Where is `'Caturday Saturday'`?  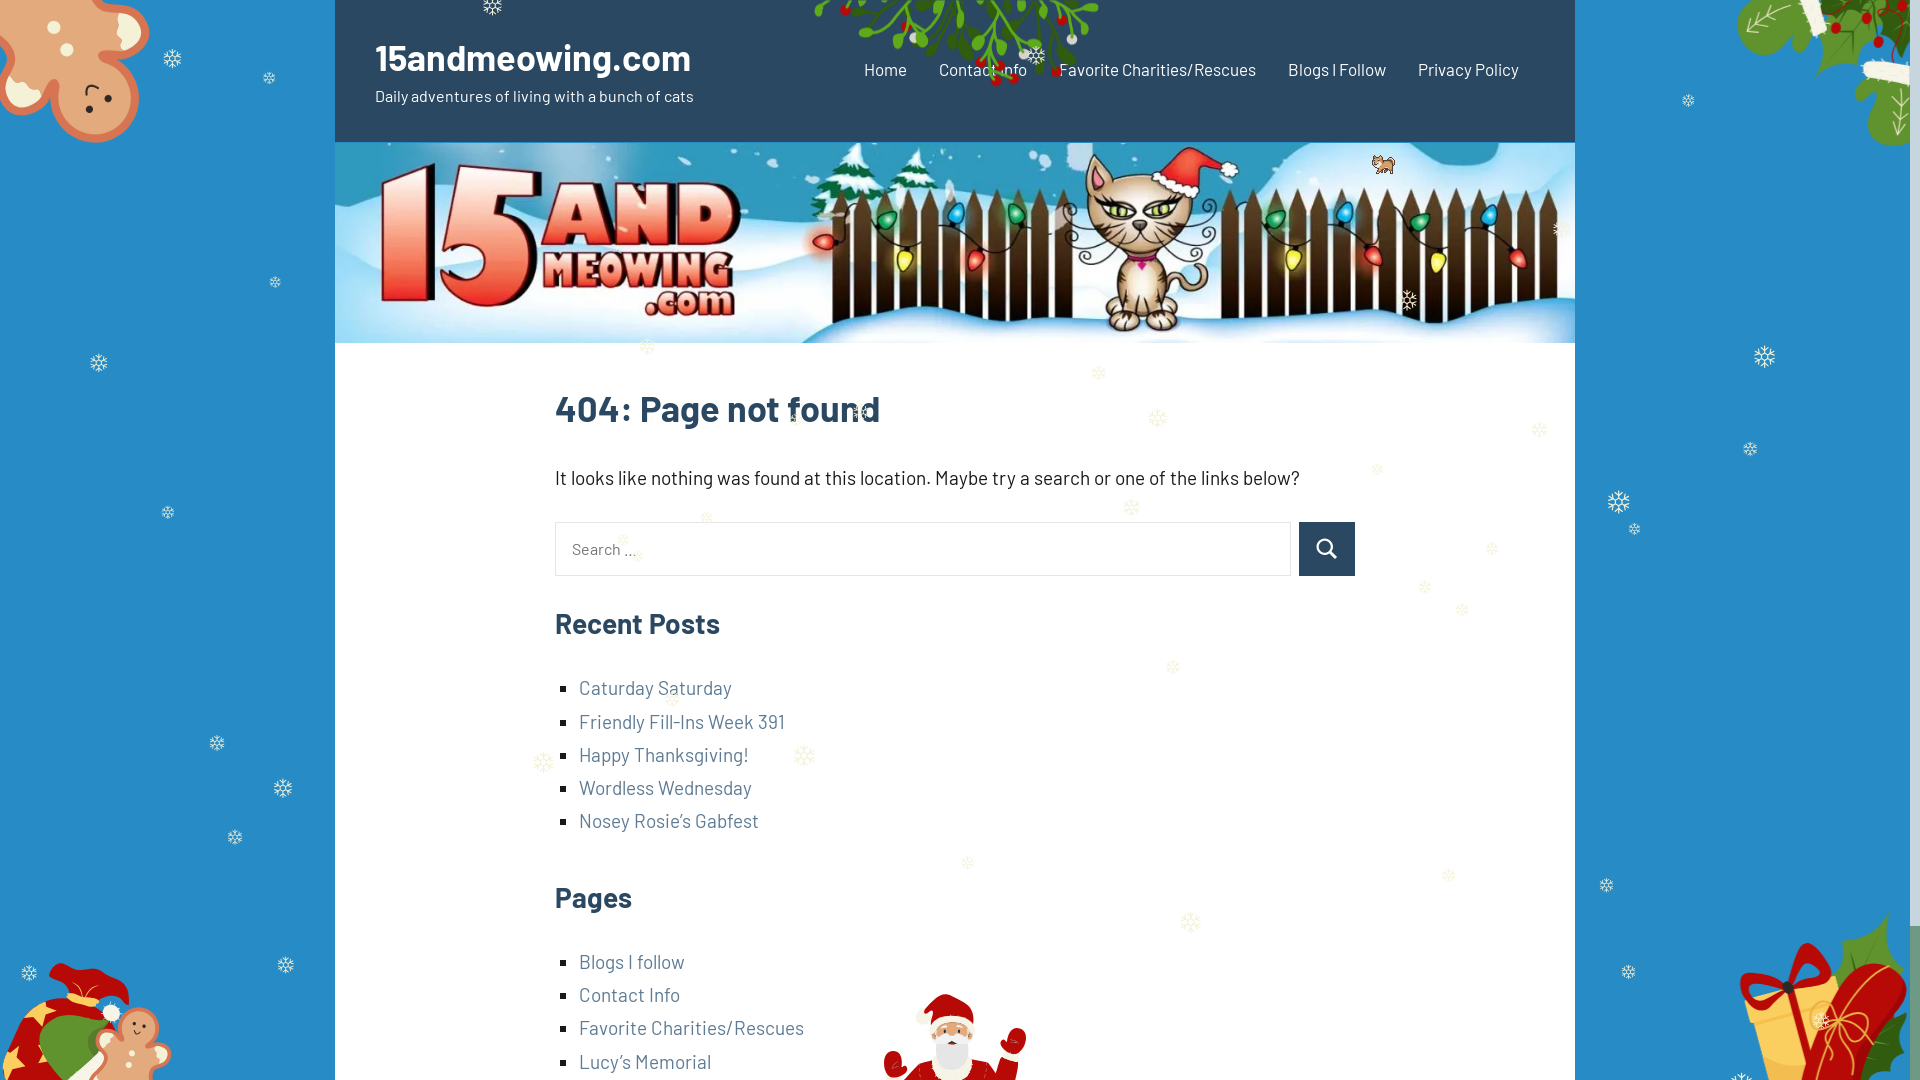 'Caturday Saturday' is located at coordinates (655, 686).